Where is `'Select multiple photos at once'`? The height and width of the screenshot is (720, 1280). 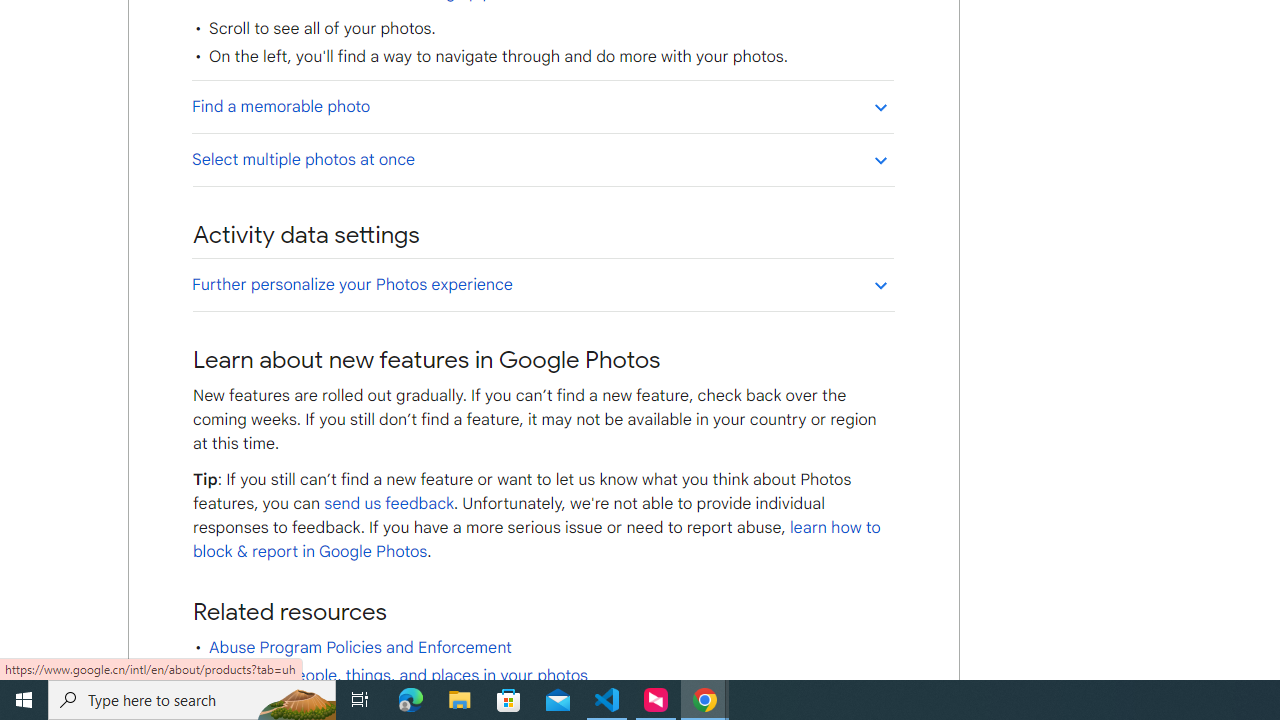 'Select multiple photos at once' is located at coordinates (542, 158).